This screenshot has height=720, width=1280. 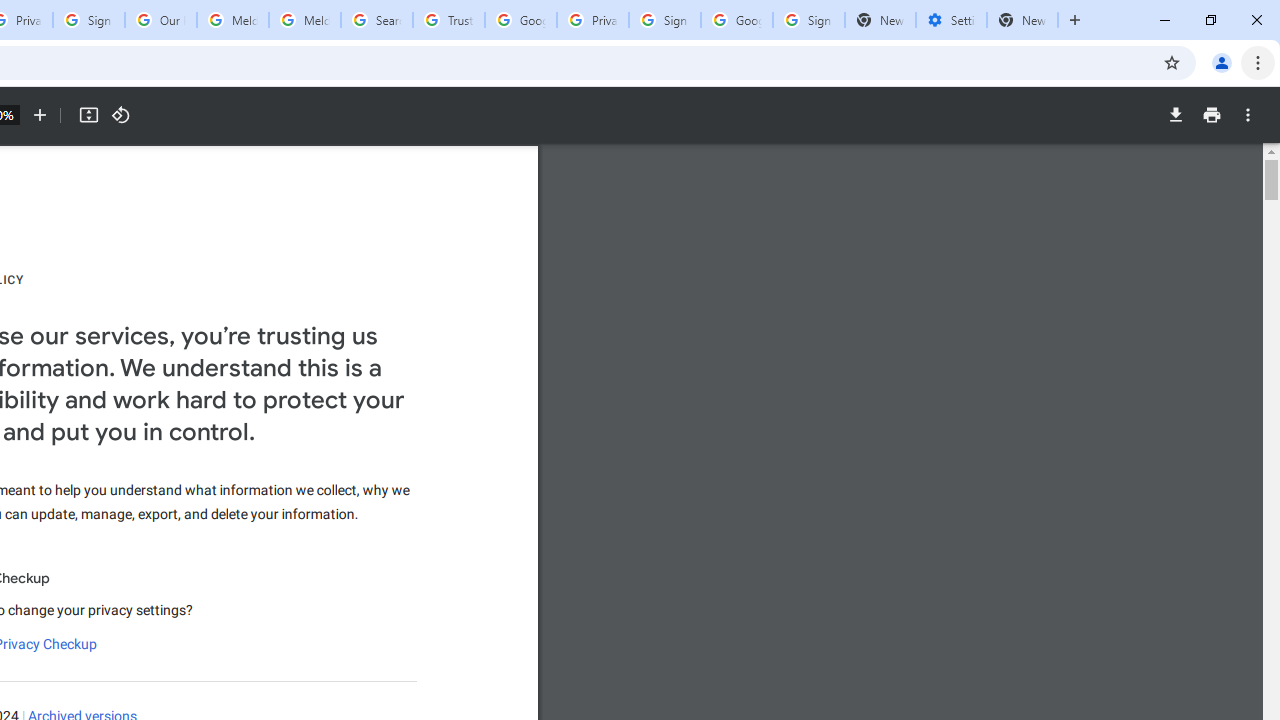 What do you see at coordinates (1247, 115) in the screenshot?
I see `'More actions'` at bounding box center [1247, 115].